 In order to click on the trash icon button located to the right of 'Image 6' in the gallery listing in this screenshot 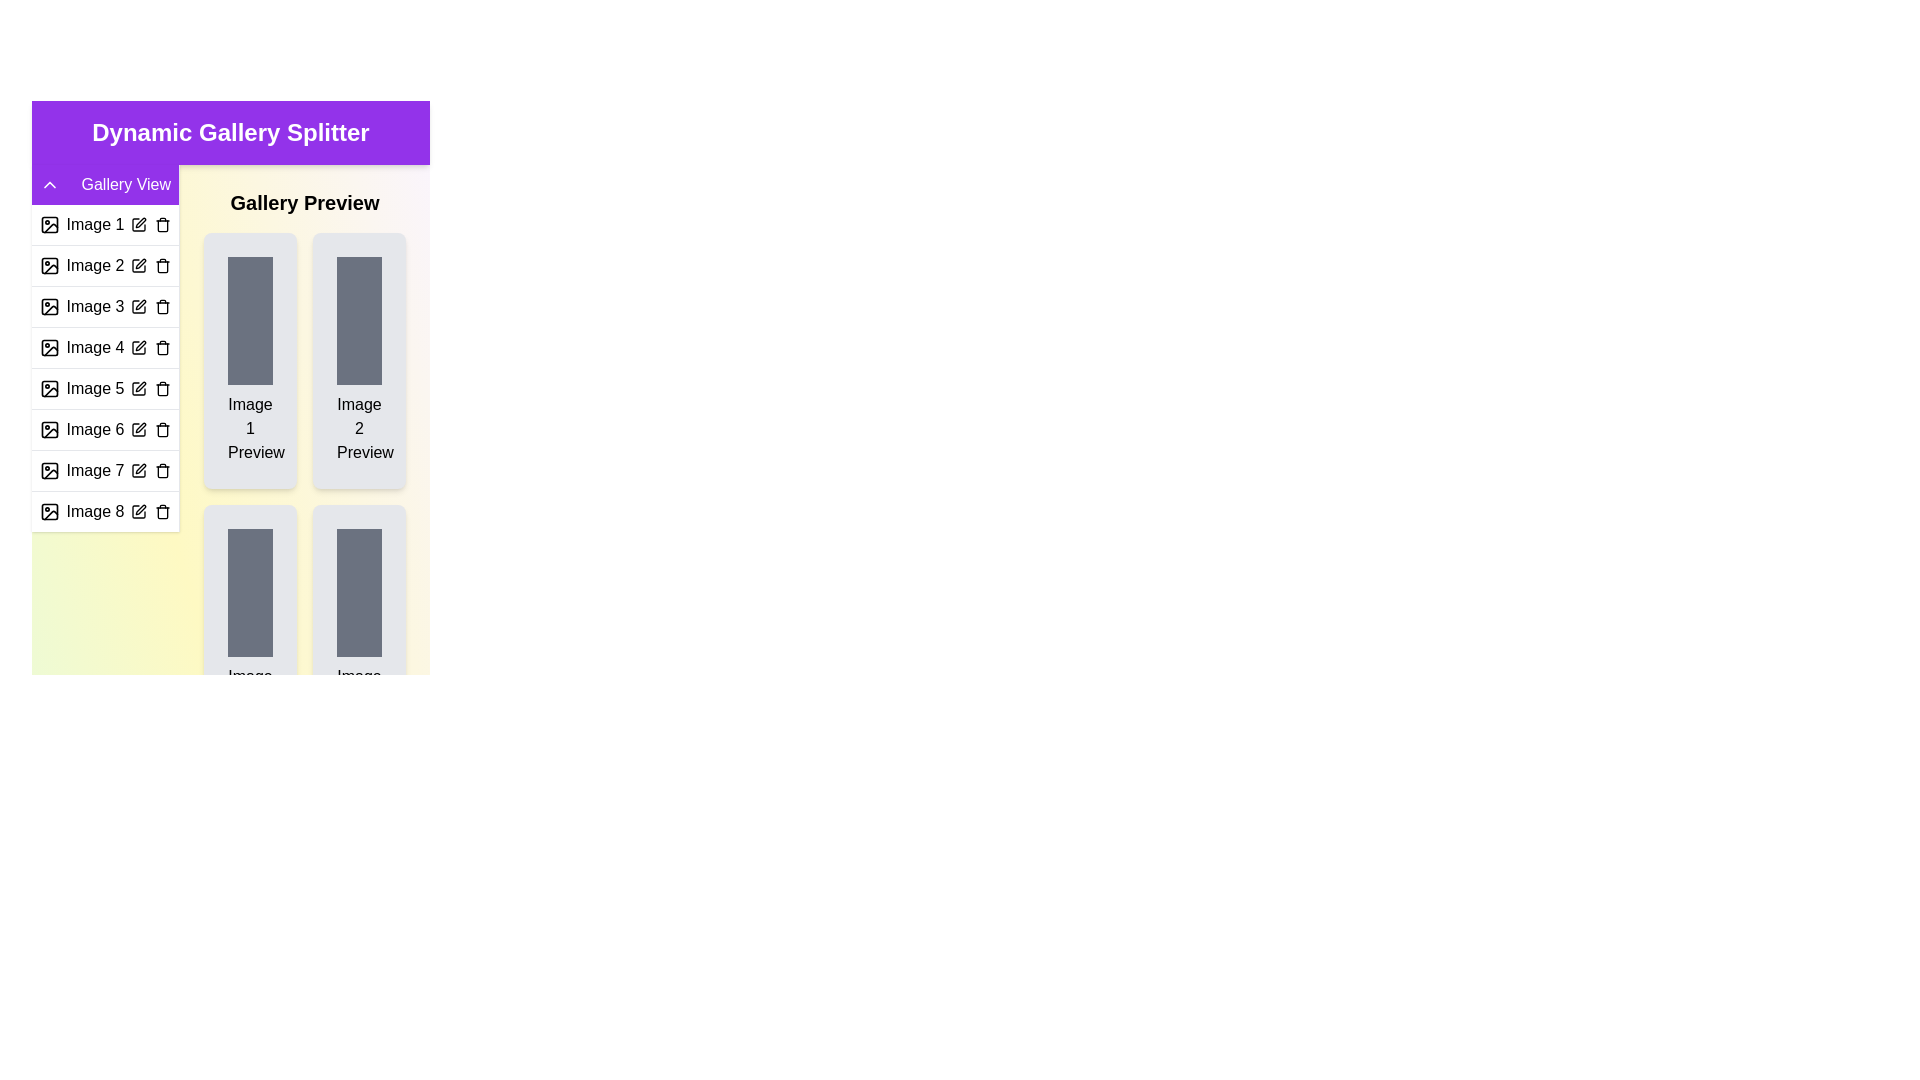, I will do `click(163, 428)`.